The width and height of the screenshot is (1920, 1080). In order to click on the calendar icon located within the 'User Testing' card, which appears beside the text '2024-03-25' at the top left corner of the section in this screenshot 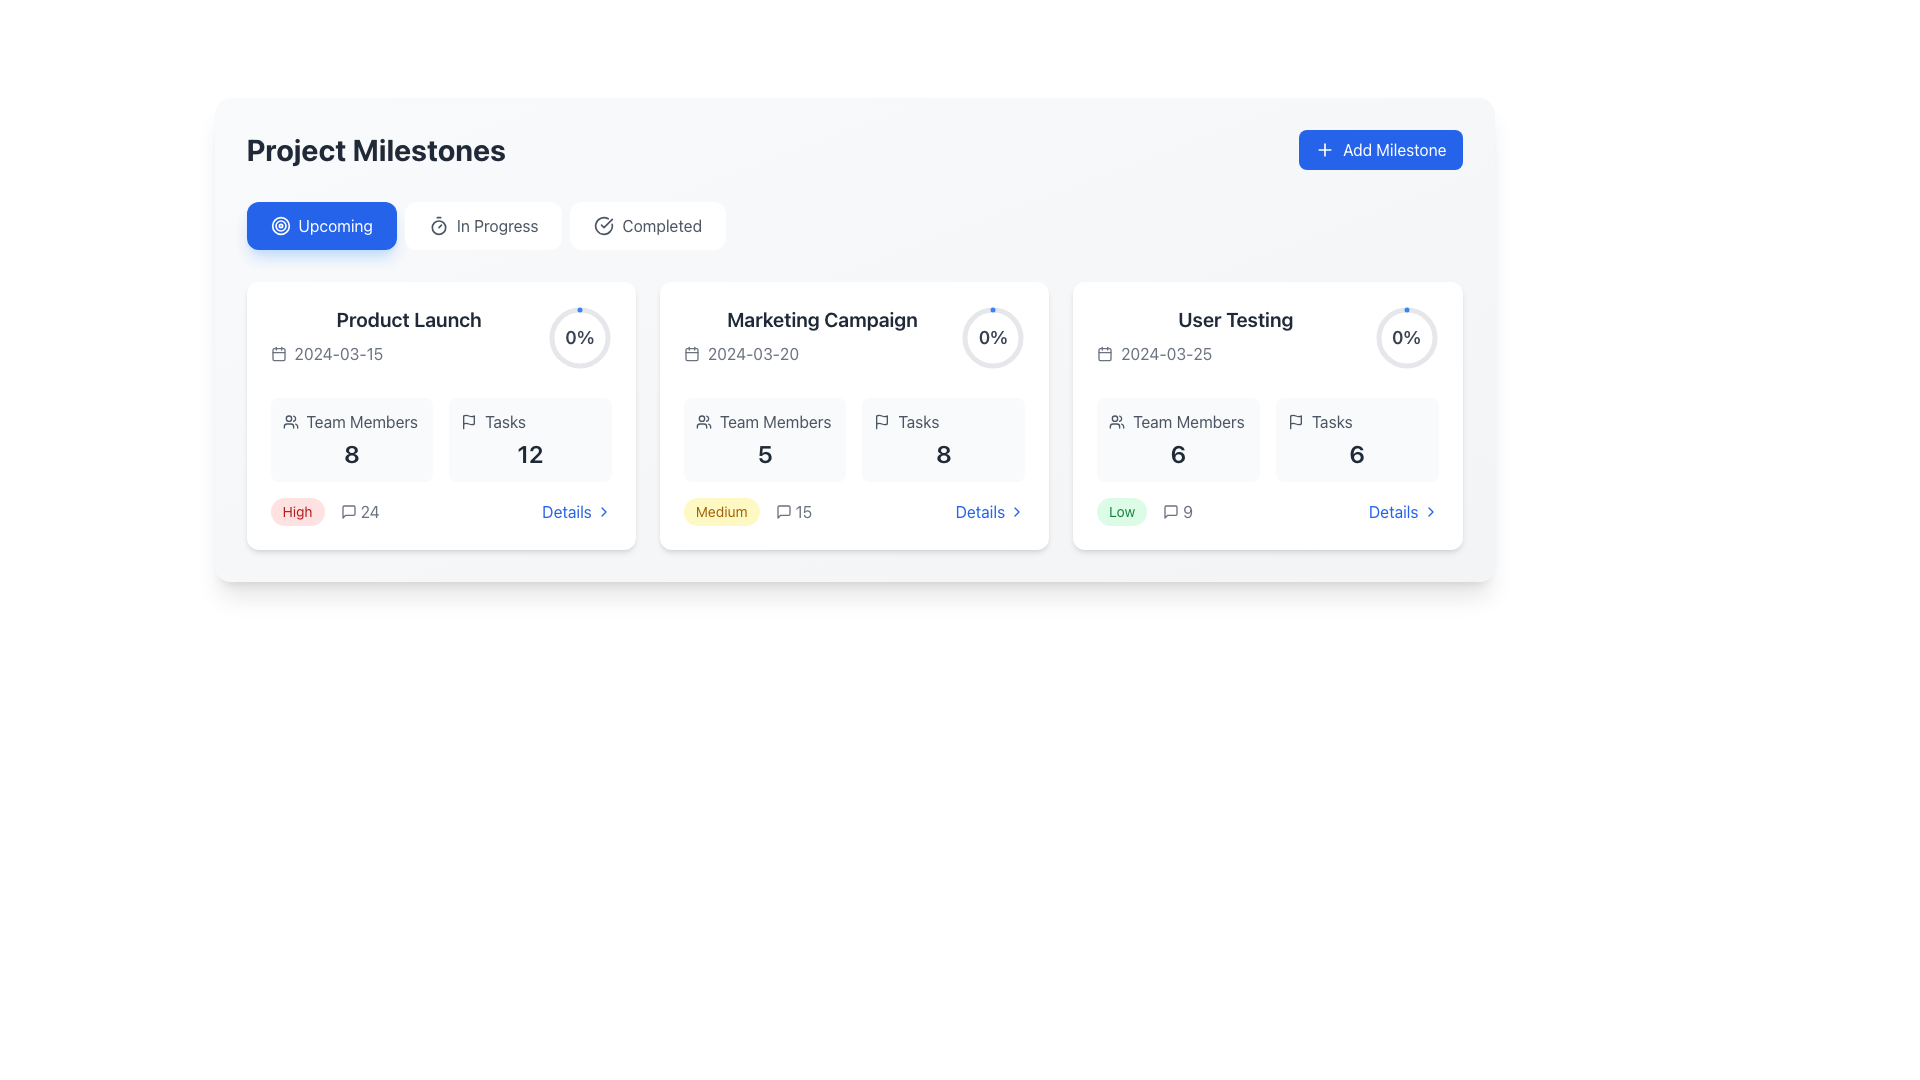, I will do `click(1104, 353)`.